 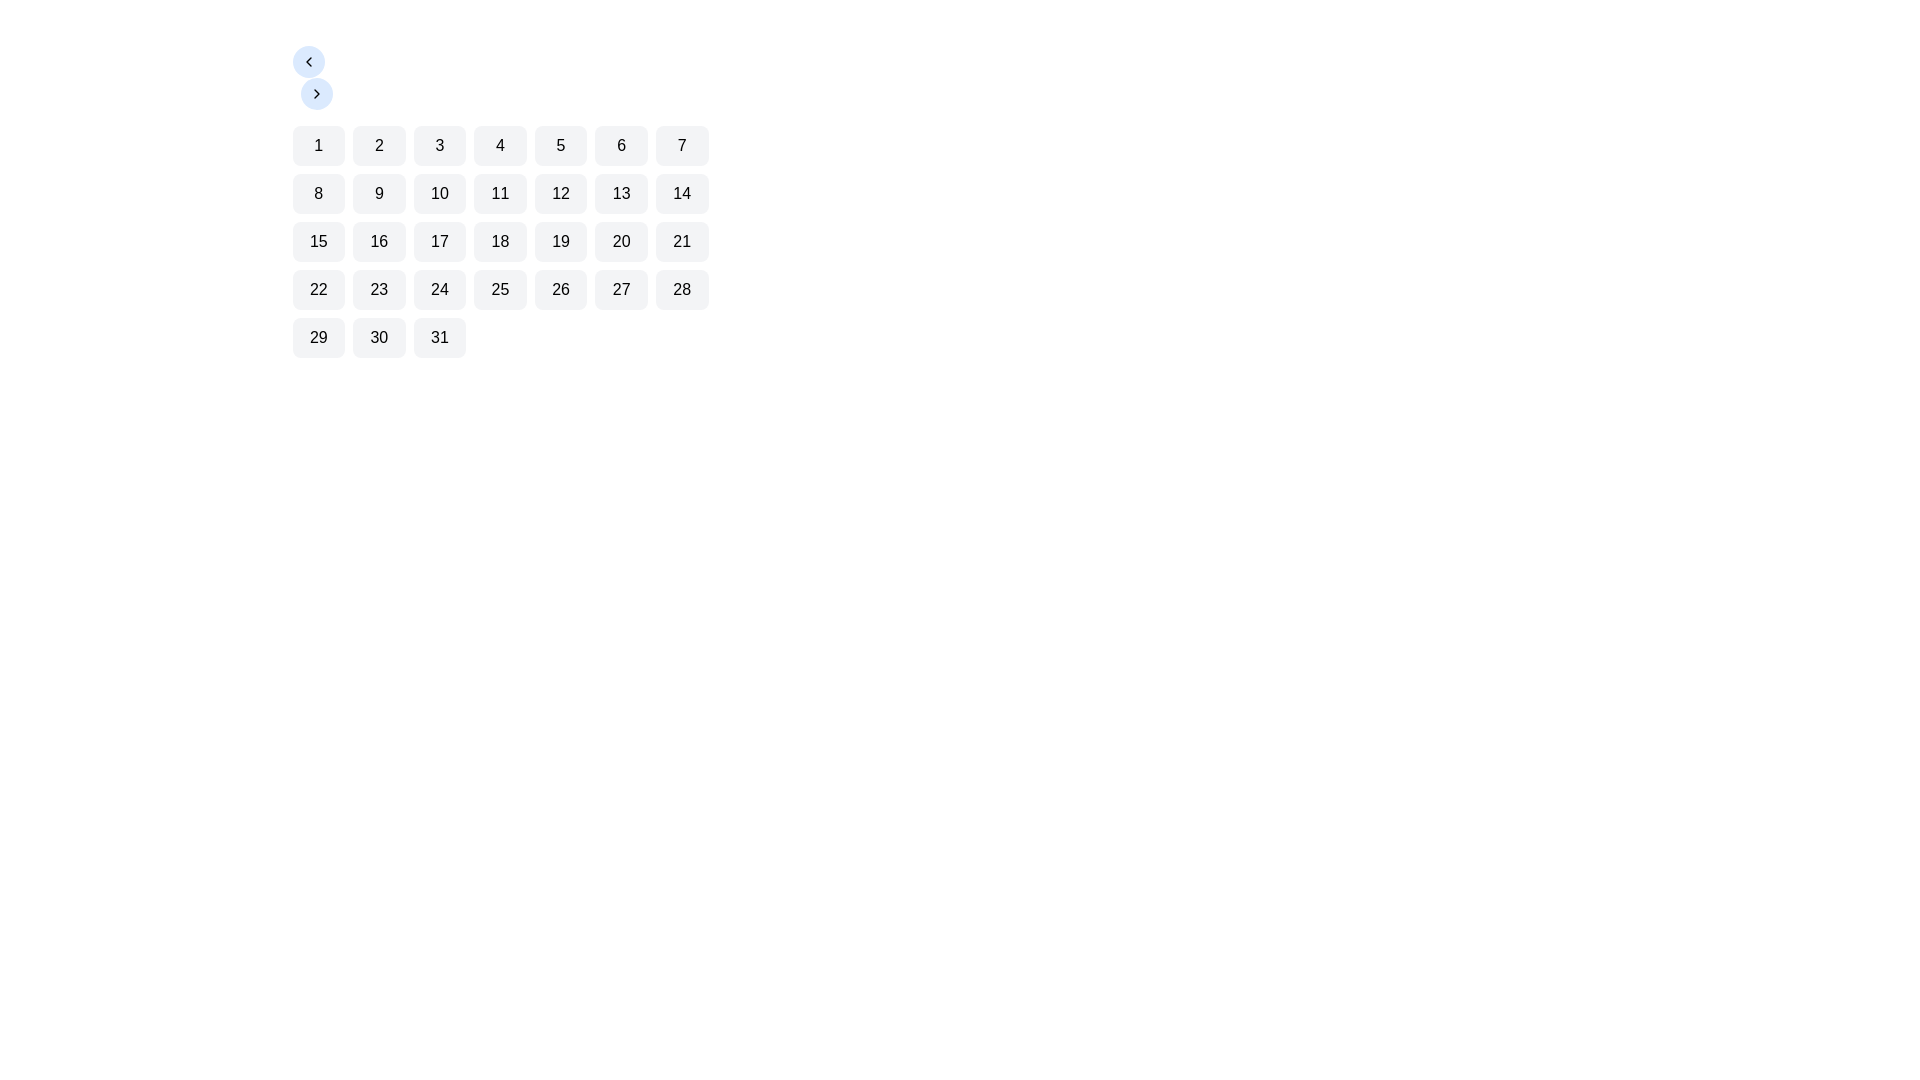 What do you see at coordinates (379, 241) in the screenshot?
I see `the button representing the number '16' in the date selection interface` at bounding box center [379, 241].